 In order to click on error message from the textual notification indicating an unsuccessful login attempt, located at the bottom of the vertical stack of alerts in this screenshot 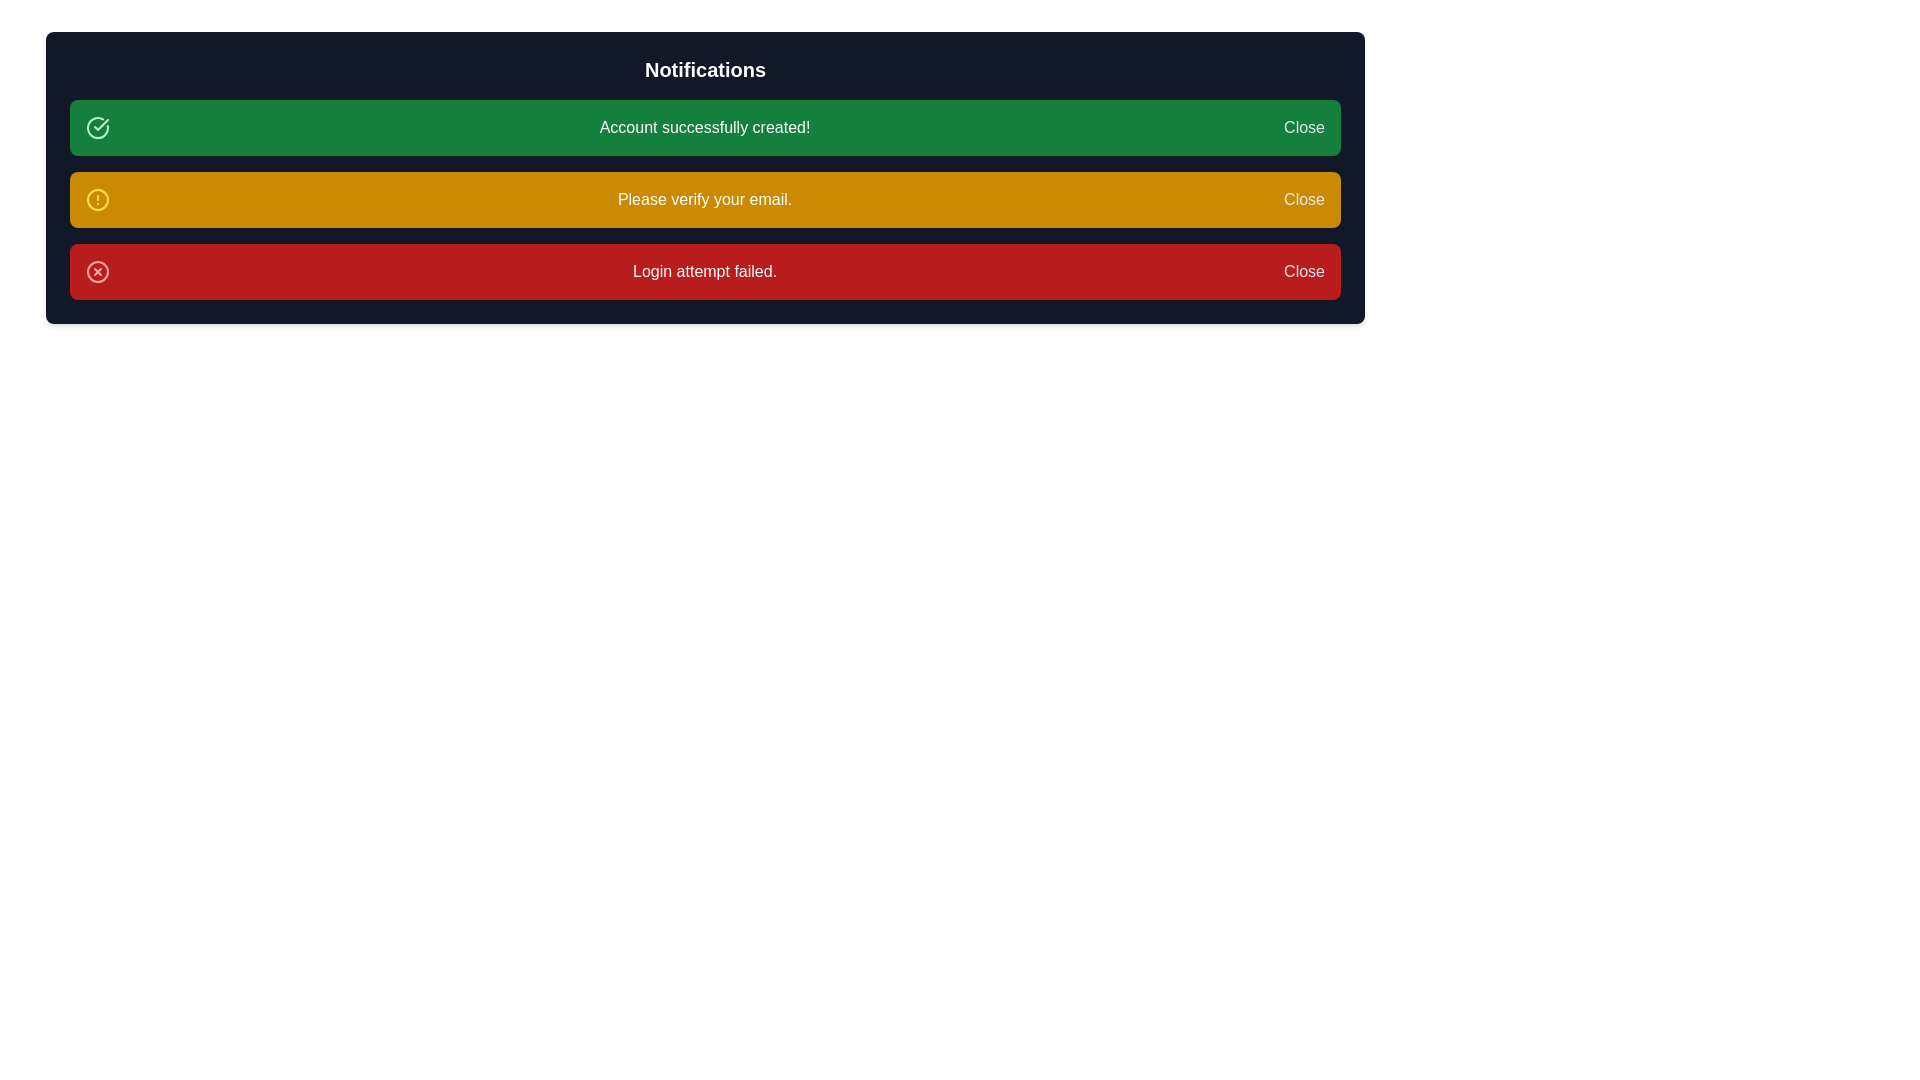, I will do `click(705, 272)`.